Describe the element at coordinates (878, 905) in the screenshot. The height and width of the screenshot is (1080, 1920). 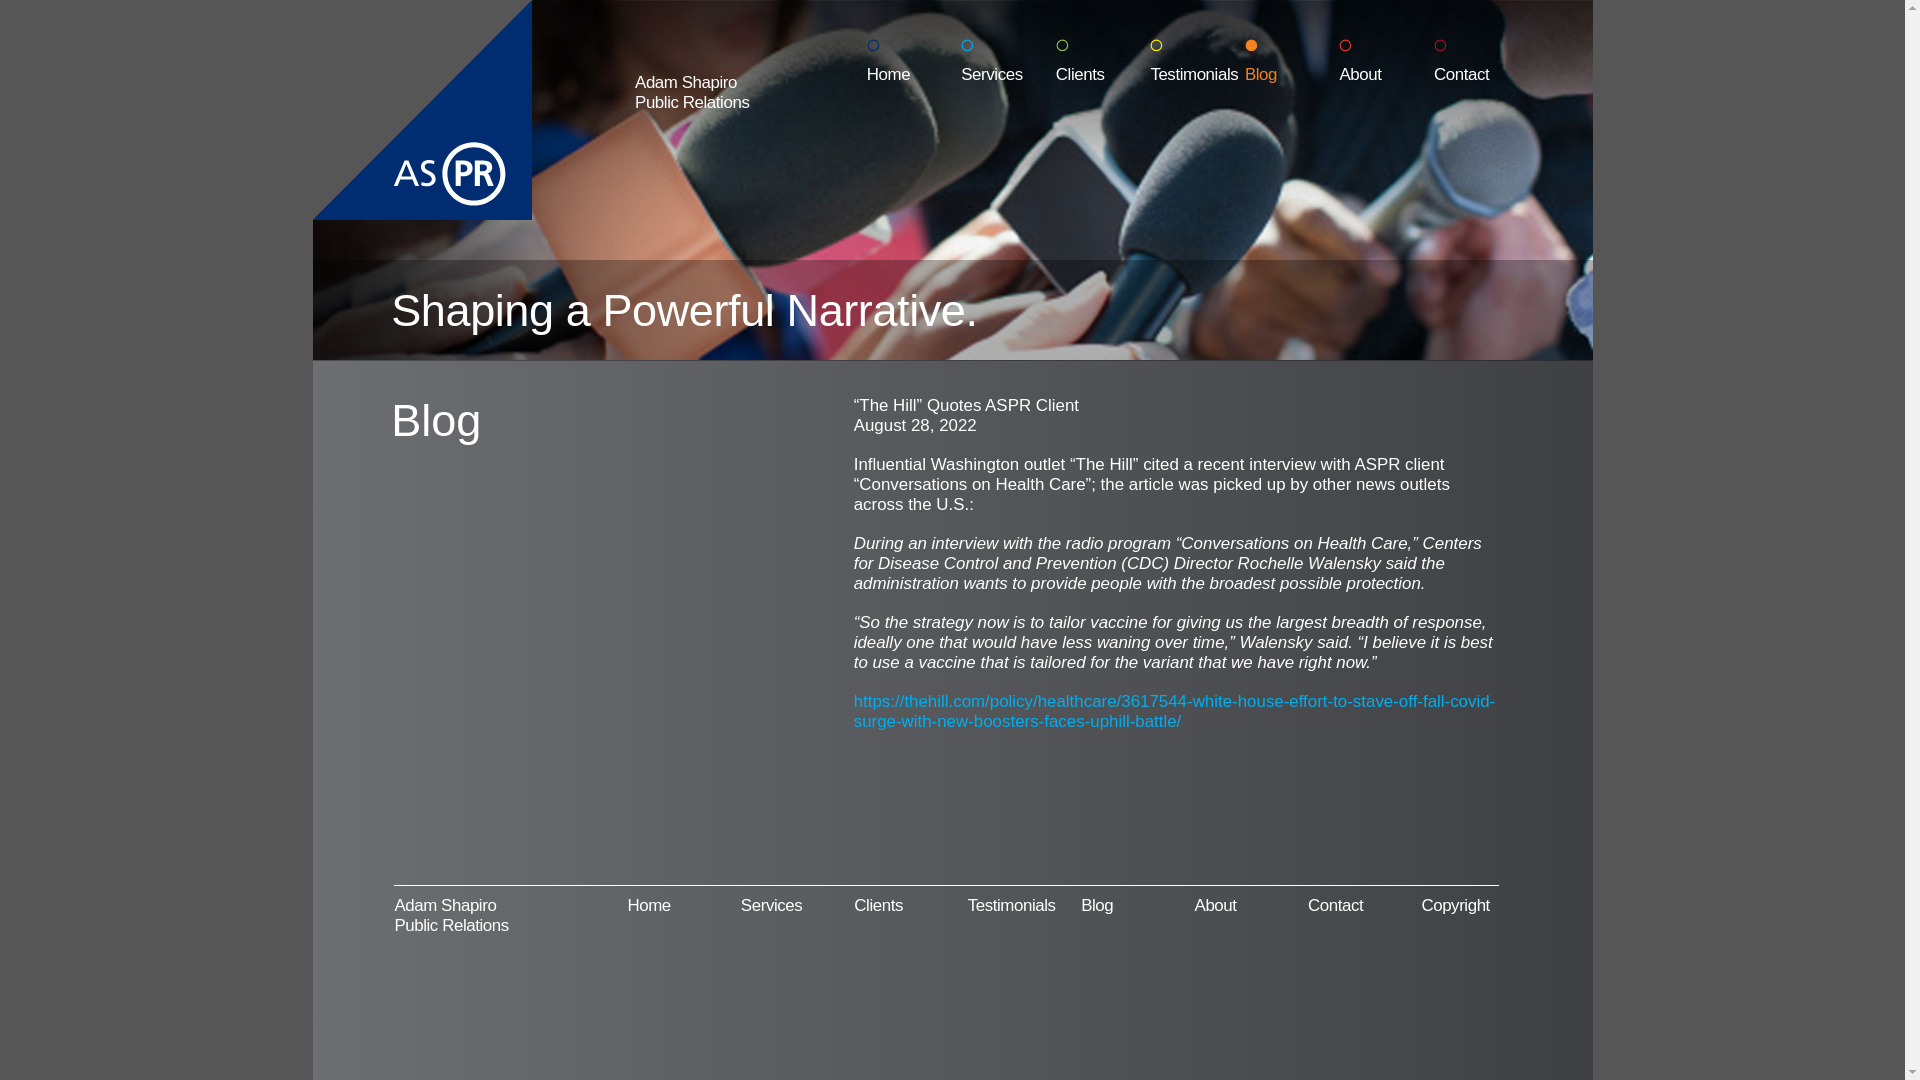
I see `'Clients'` at that location.